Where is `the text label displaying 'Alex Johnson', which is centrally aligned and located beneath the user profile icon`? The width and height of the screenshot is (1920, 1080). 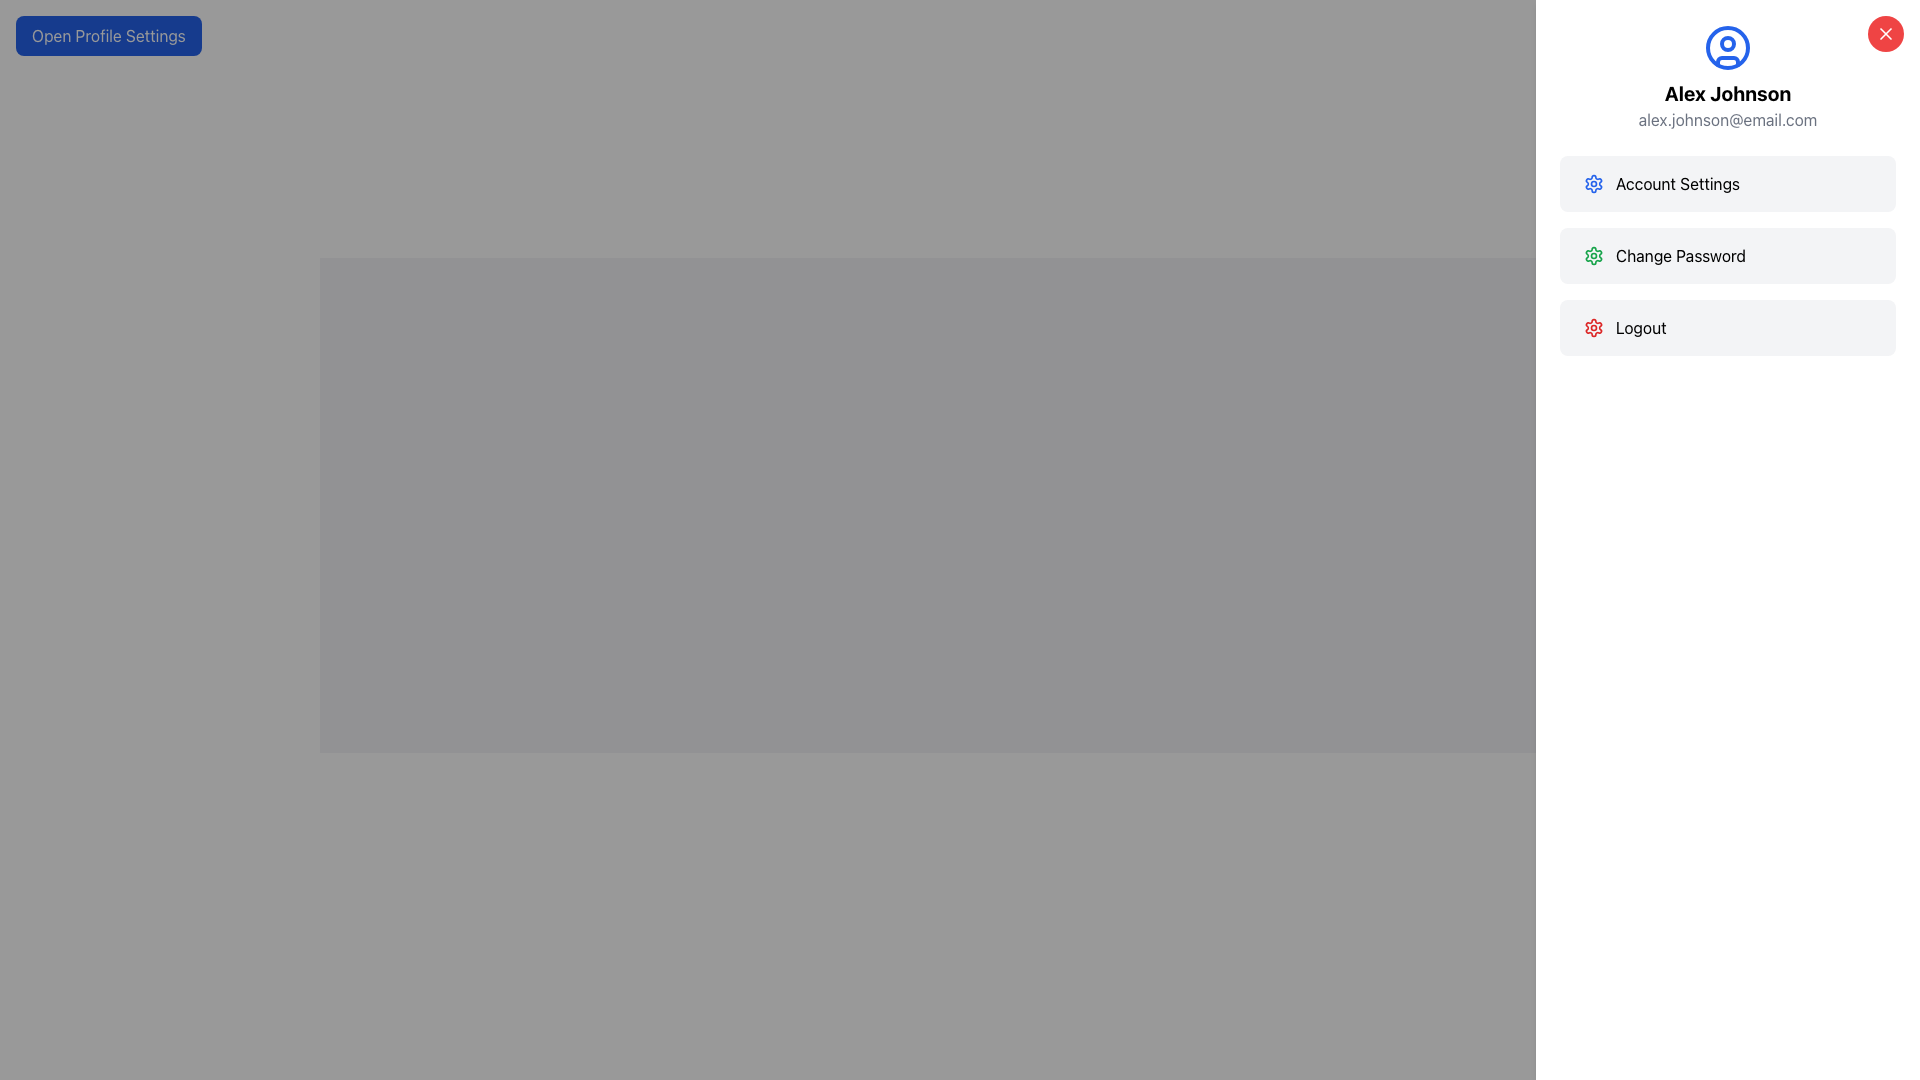
the text label displaying 'Alex Johnson', which is centrally aligned and located beneath the user profile icon is located at coordinates (1727, 93).